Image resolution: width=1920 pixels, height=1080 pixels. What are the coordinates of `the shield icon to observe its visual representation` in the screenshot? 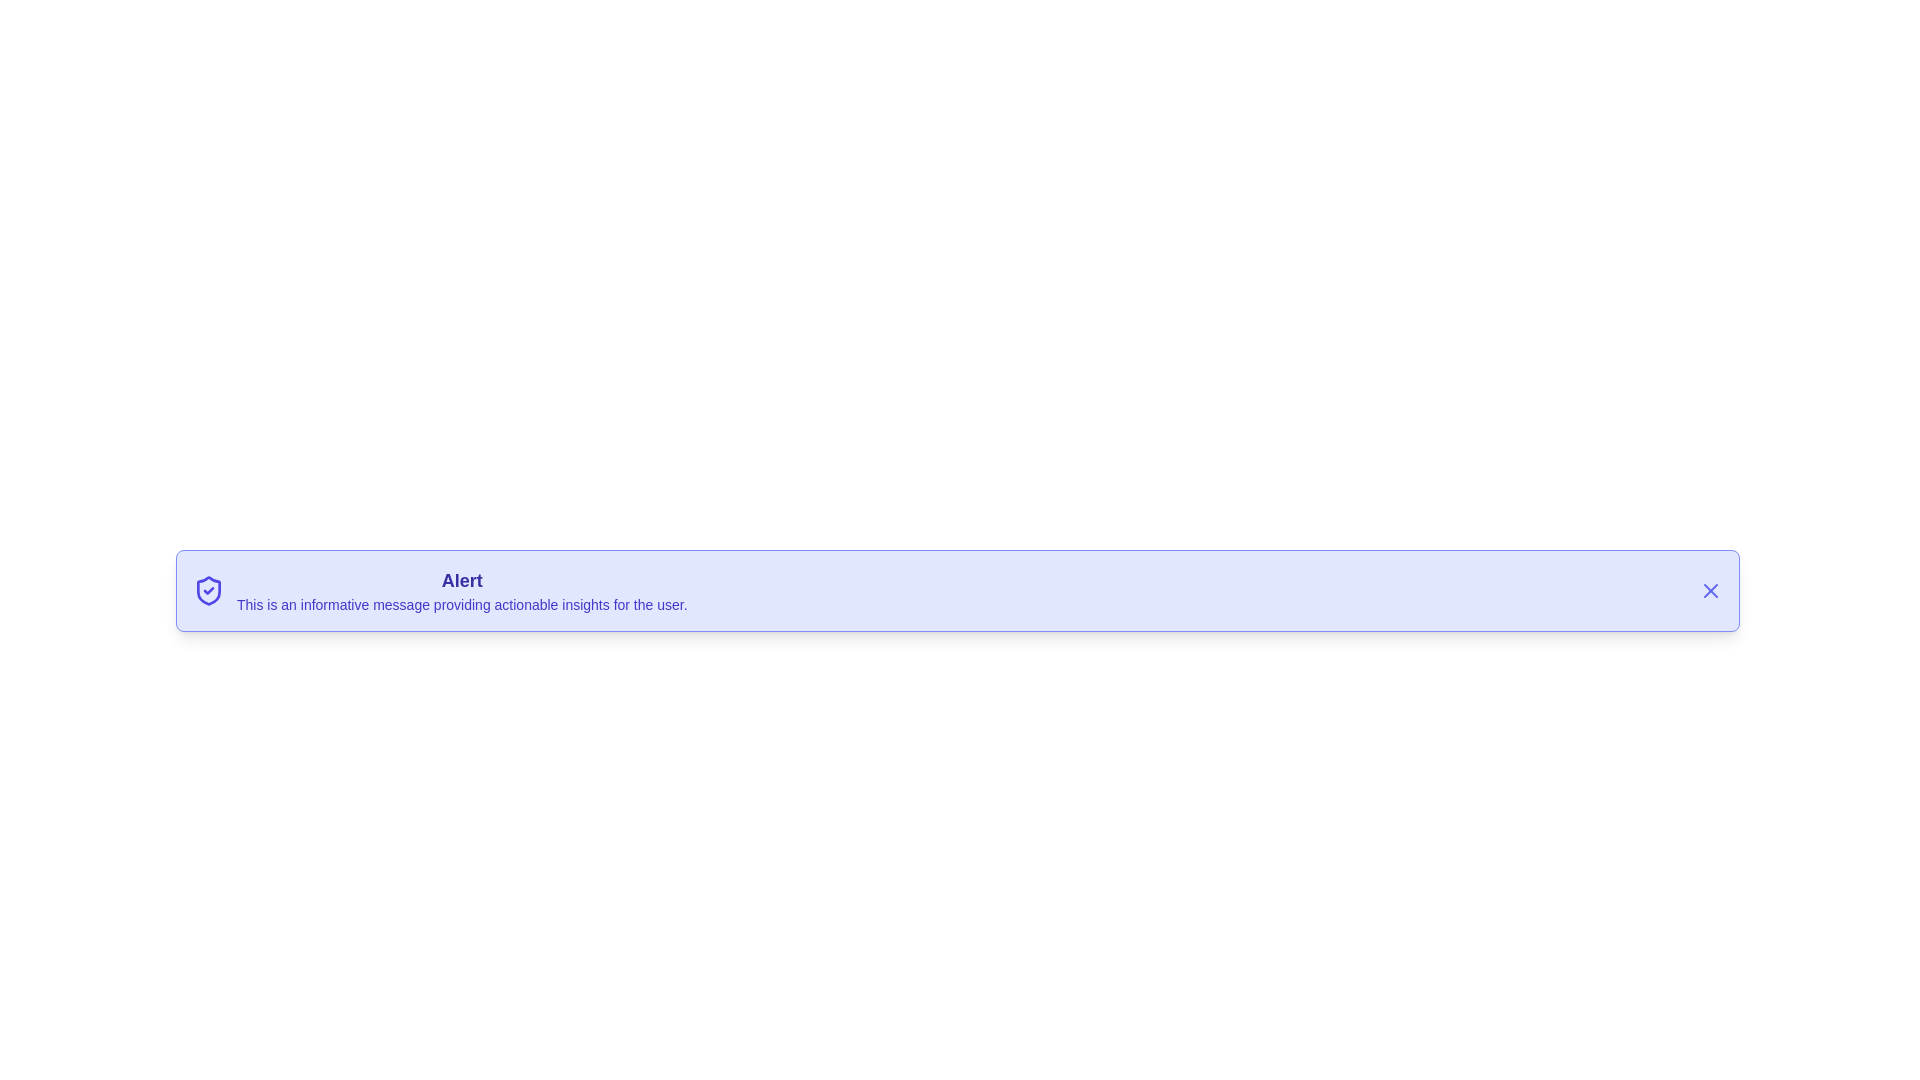 It's located at (209, 589).